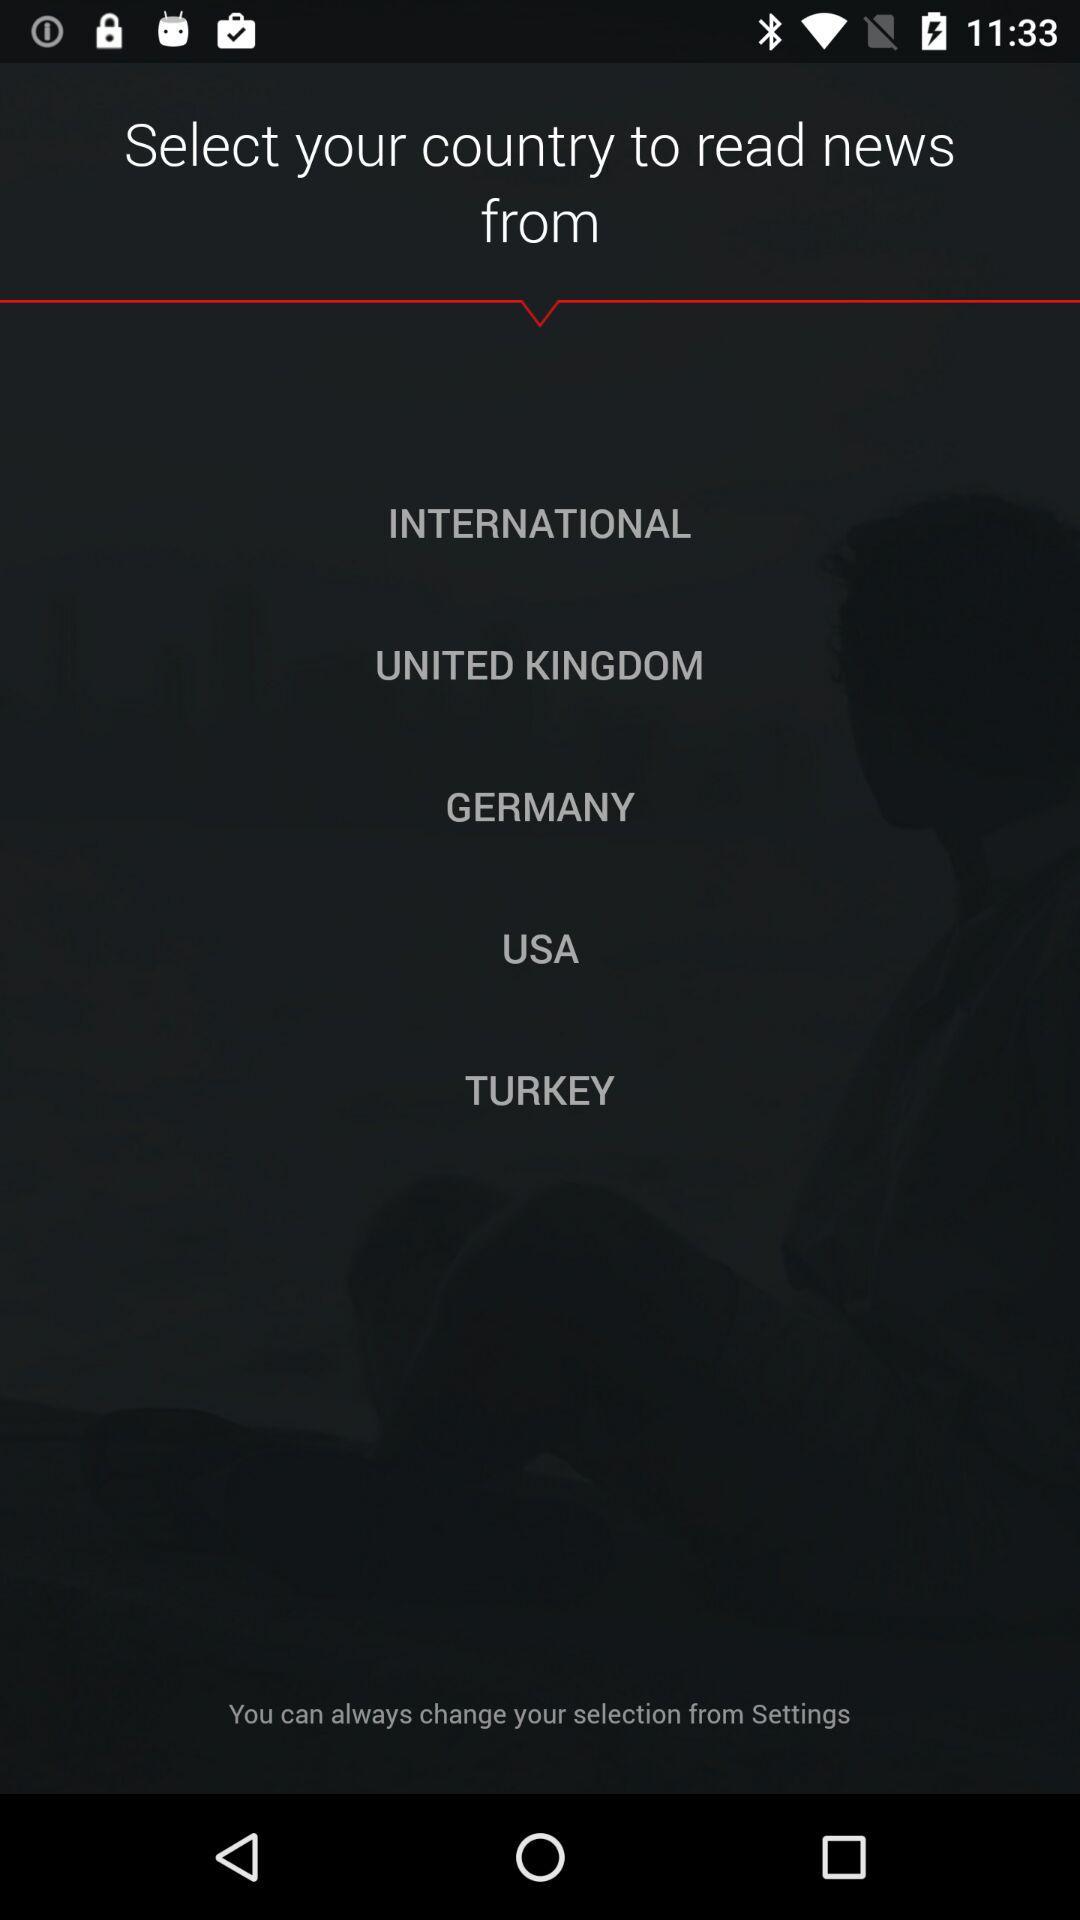 The image size is (1080, 1920). Describe the element at coordinates (540, 1088) in the screenshot. I see `icon below the usa button` at that location.